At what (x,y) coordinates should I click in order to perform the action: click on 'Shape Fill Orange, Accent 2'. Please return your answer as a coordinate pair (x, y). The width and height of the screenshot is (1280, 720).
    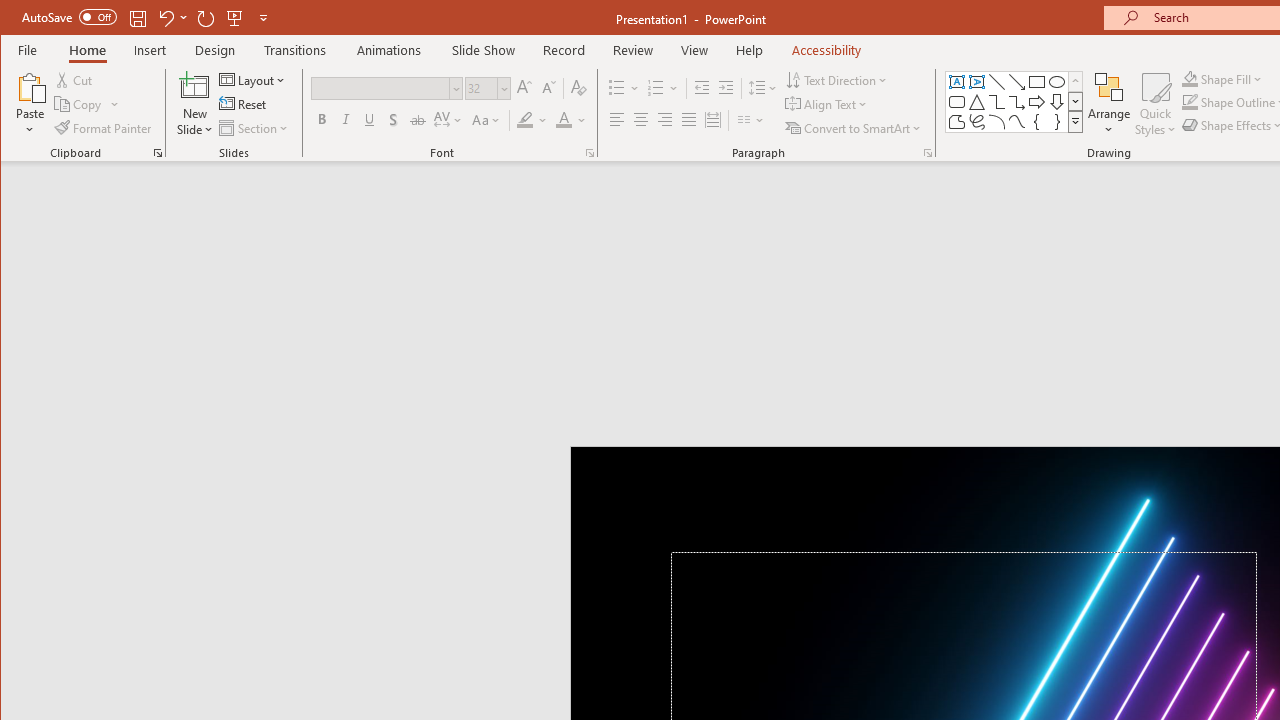
    Looking at the image, I should click on (1189, 78).